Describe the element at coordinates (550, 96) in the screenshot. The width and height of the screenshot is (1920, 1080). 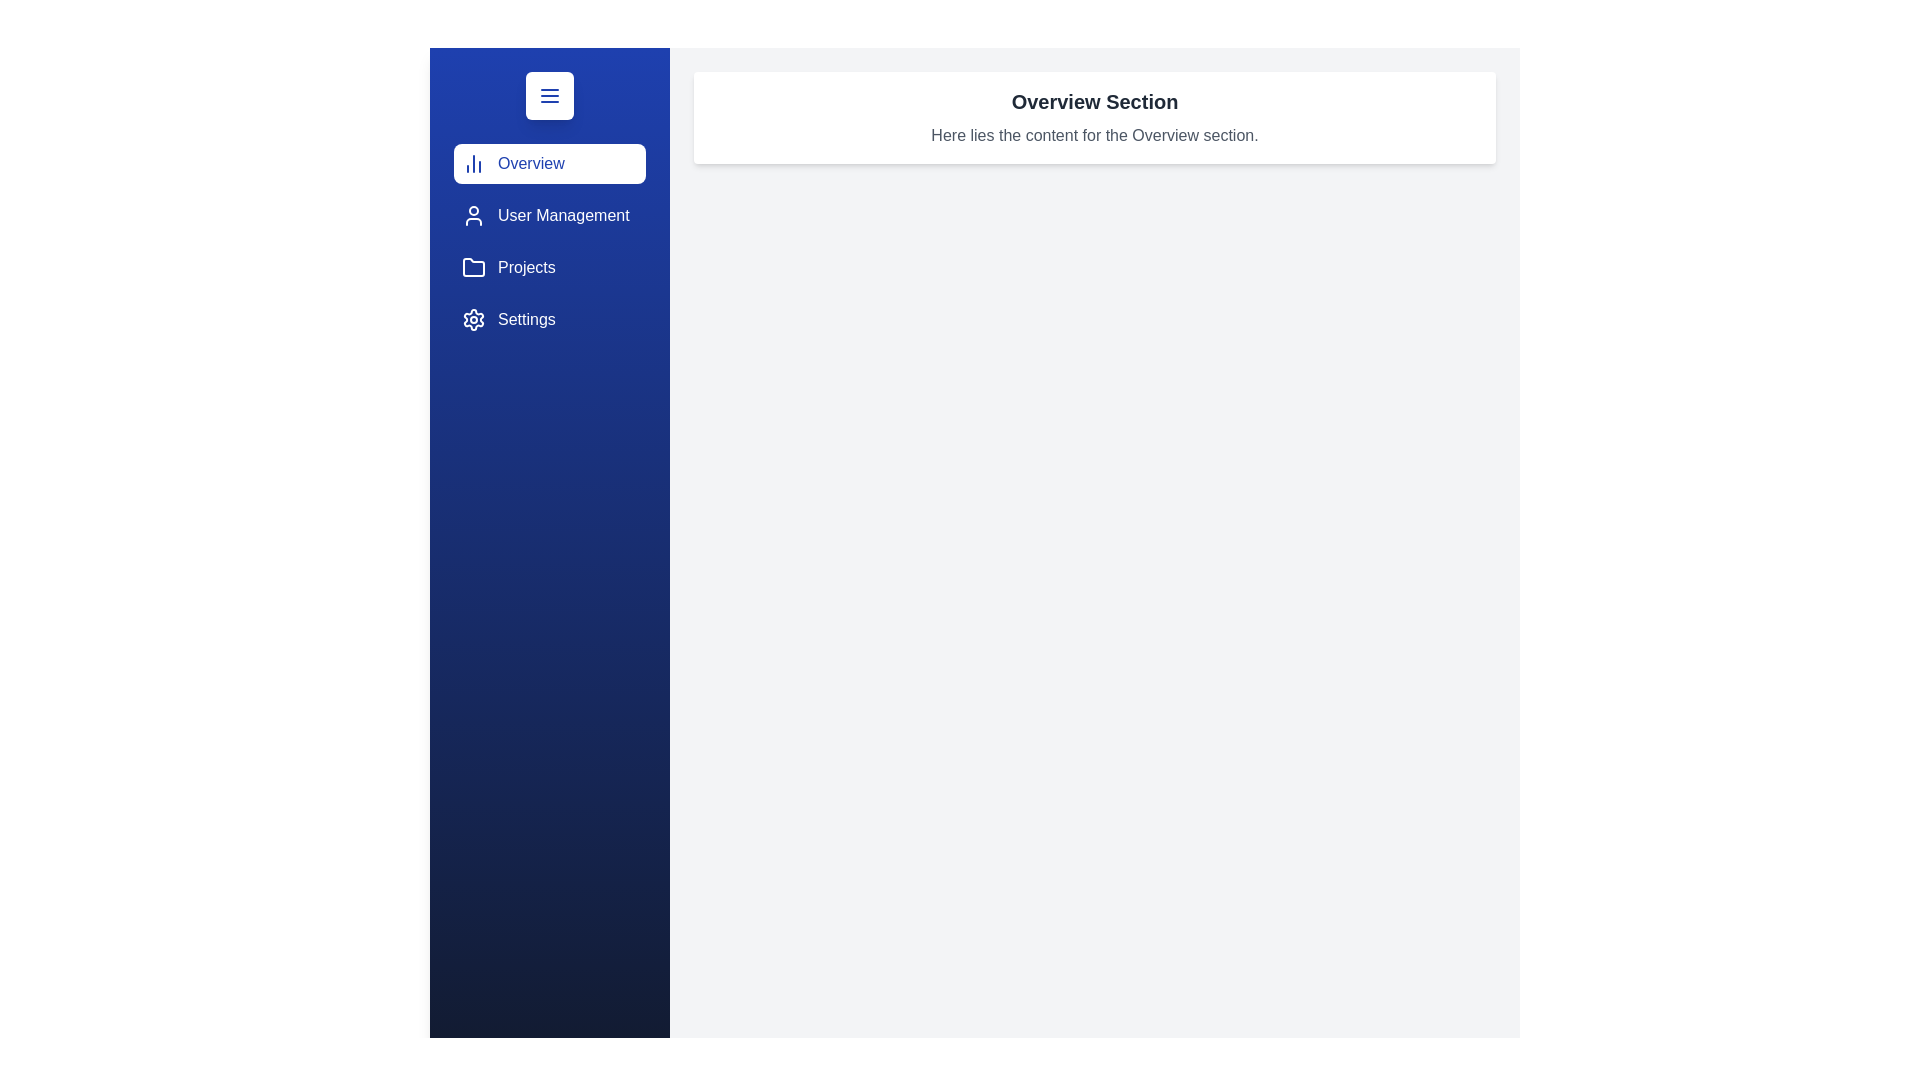
I see `button at the top-left corner of the sidebar to toggle its visibility` at that location.